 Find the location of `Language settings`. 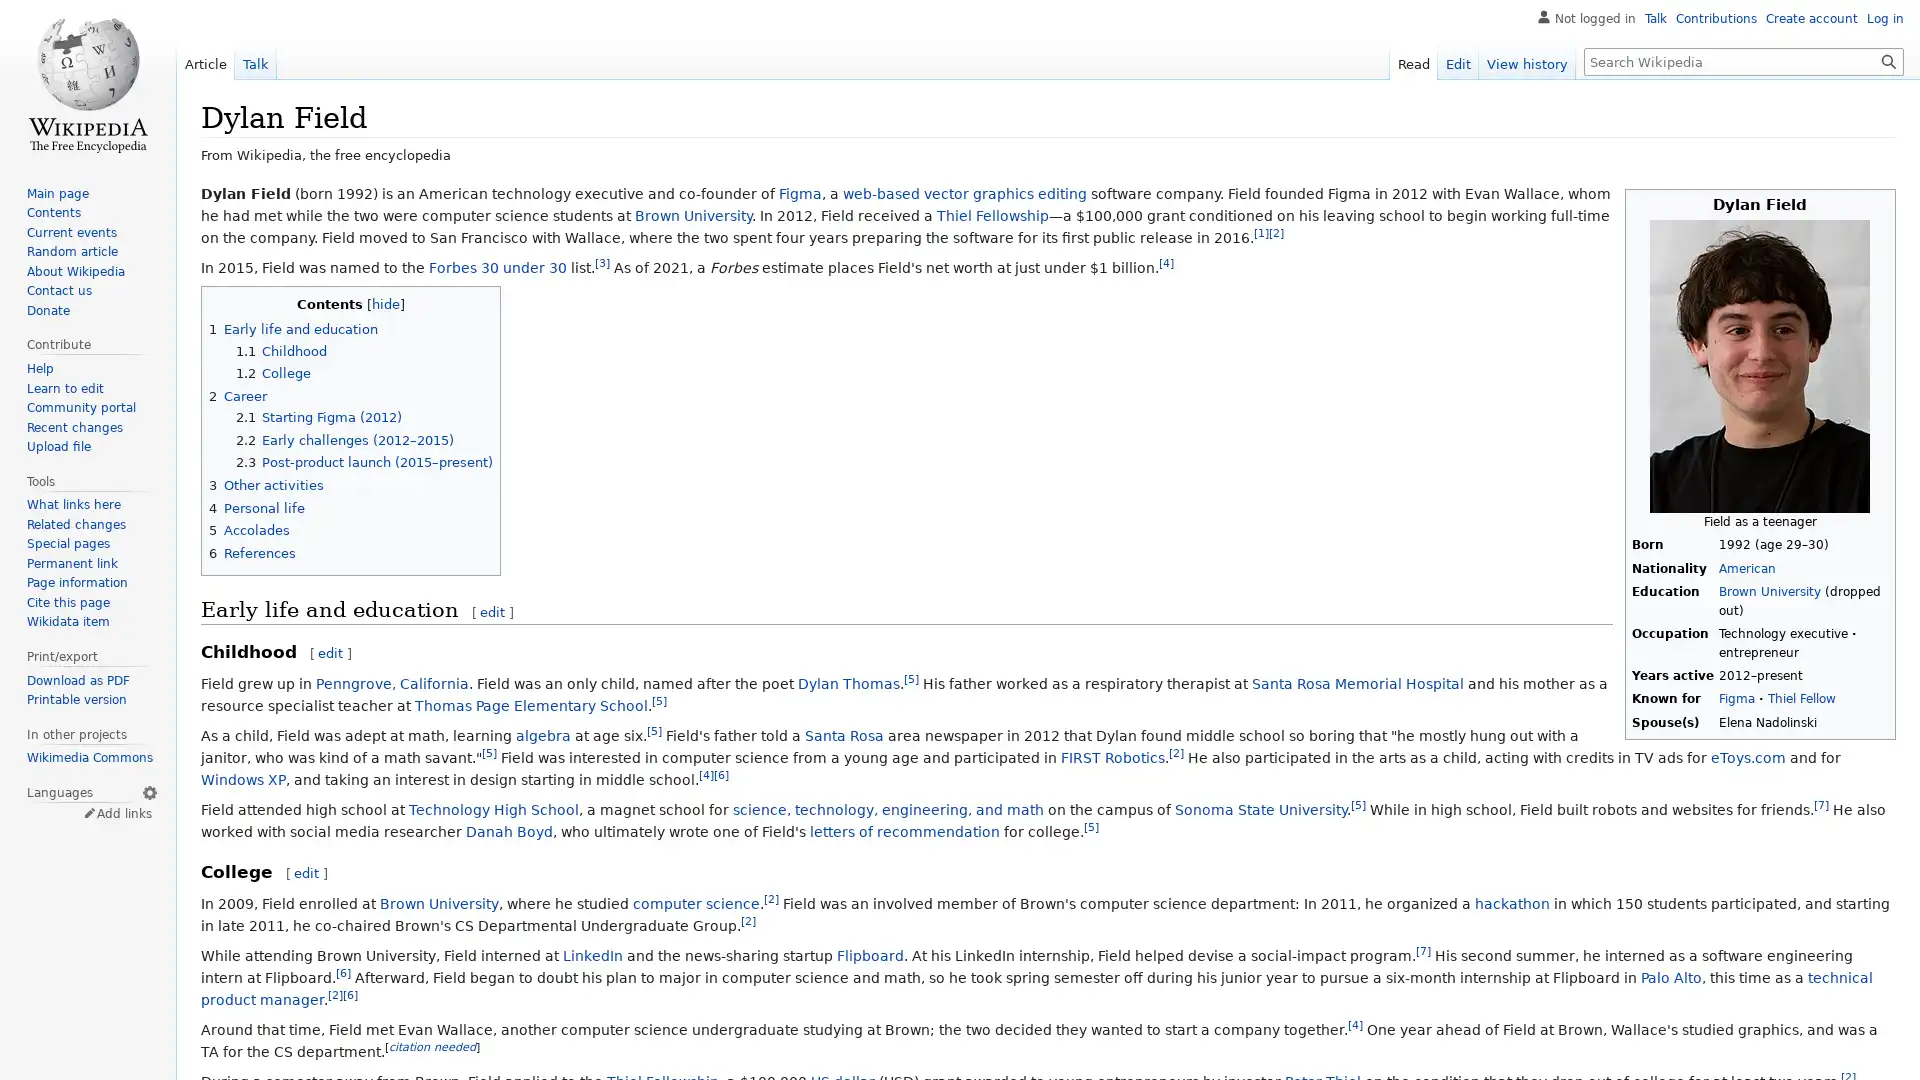

Language settings is located at coordinates (148, 790).